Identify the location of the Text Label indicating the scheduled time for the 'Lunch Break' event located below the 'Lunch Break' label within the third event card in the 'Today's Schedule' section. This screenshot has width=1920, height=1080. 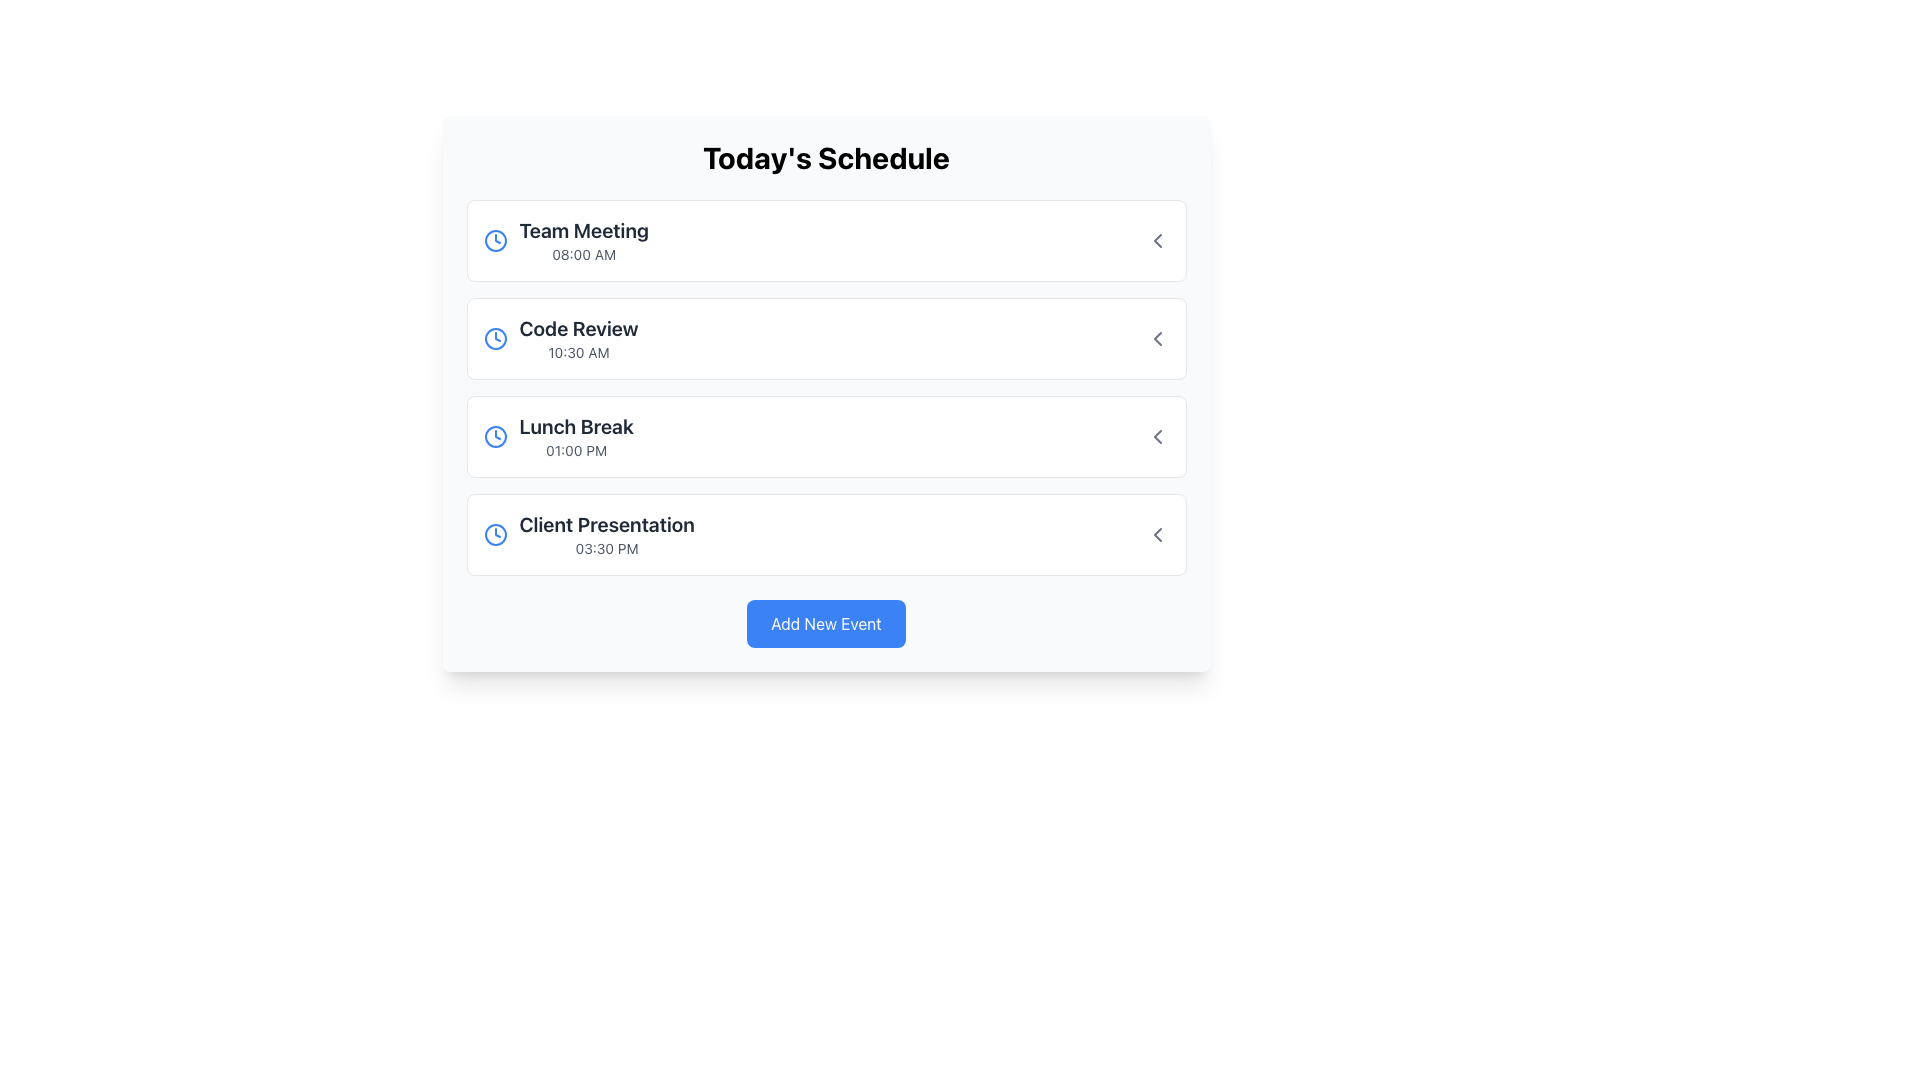
(575, 451).